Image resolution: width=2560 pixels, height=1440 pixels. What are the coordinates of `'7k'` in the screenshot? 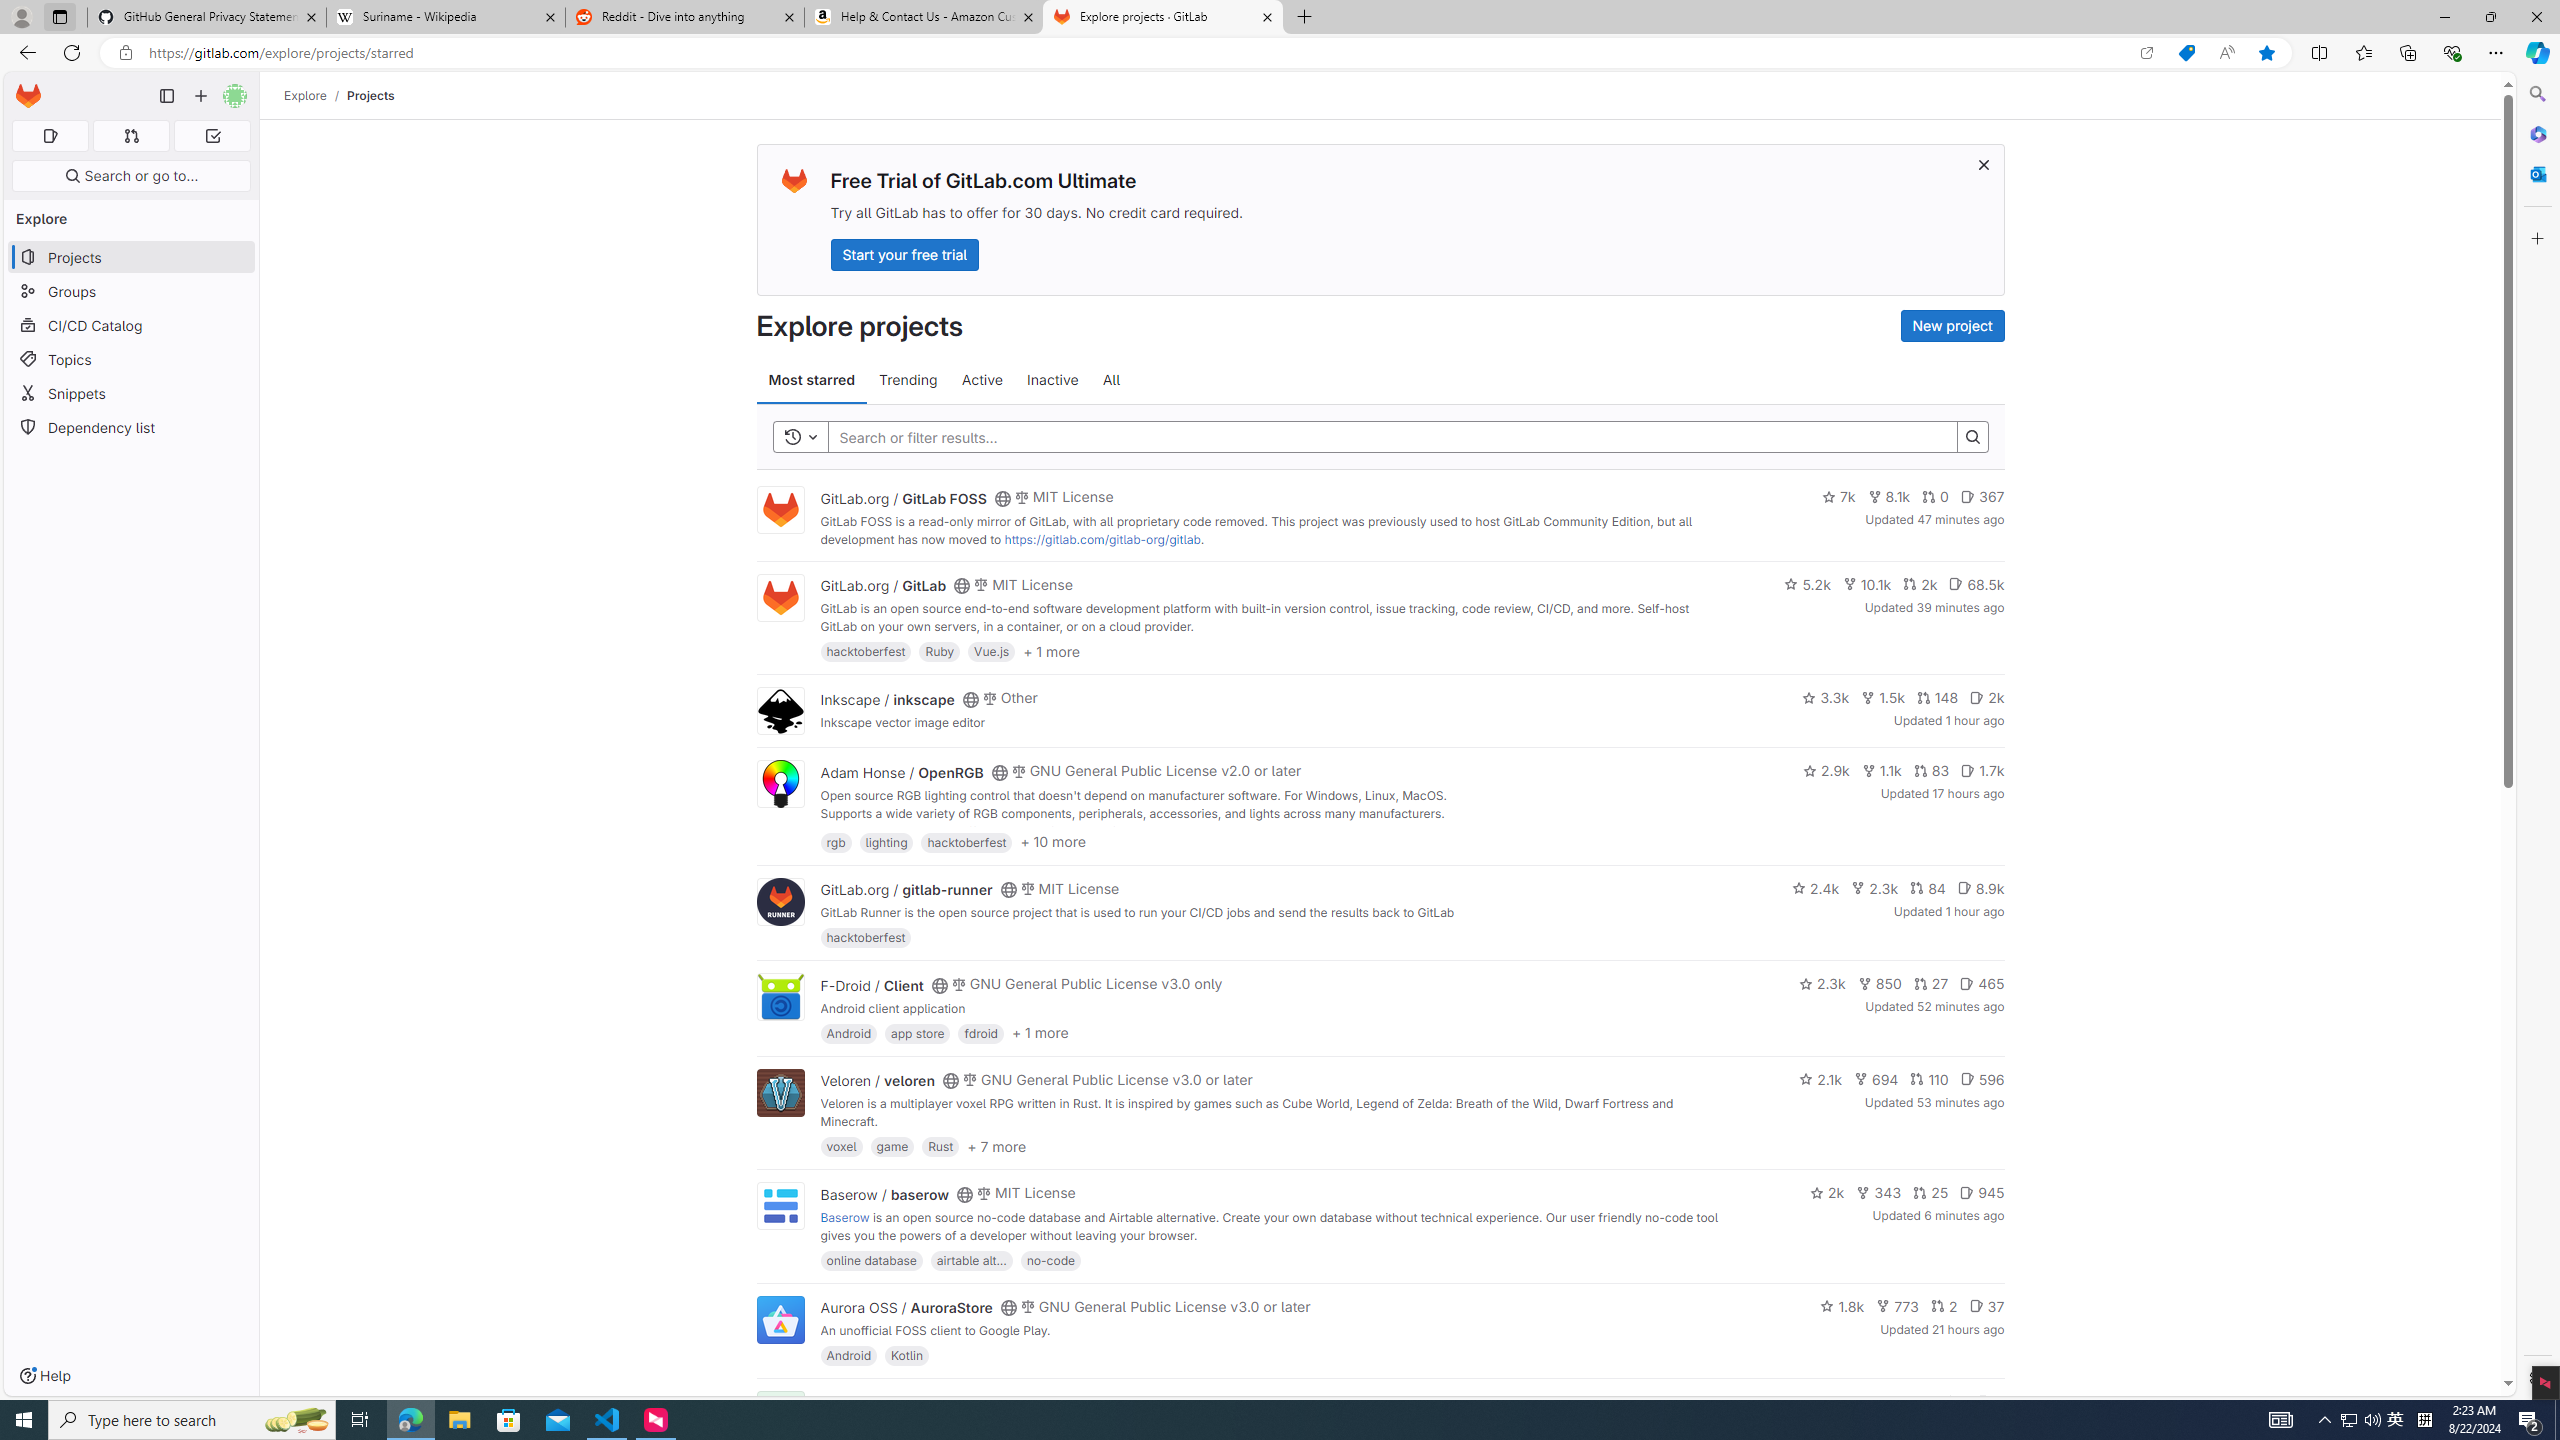 It's located at (1838, 497).